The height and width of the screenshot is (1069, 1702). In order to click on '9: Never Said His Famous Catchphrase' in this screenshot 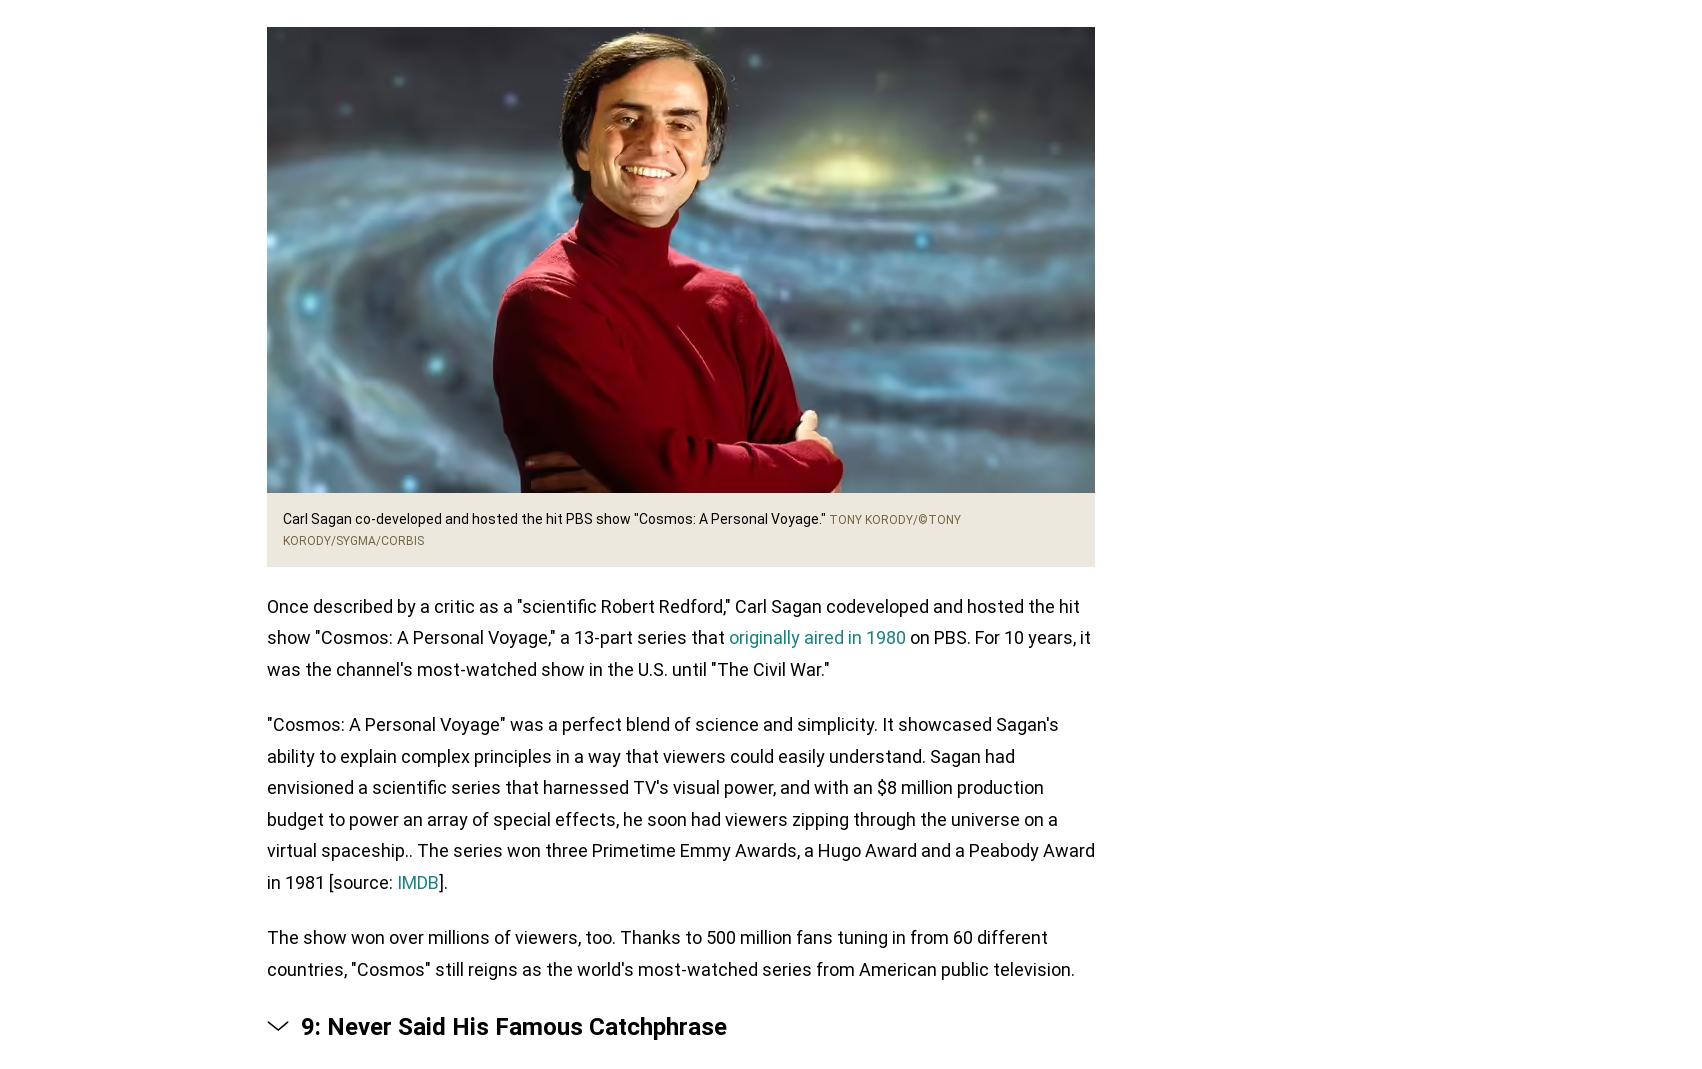, I will do `click(301, 1026)`.